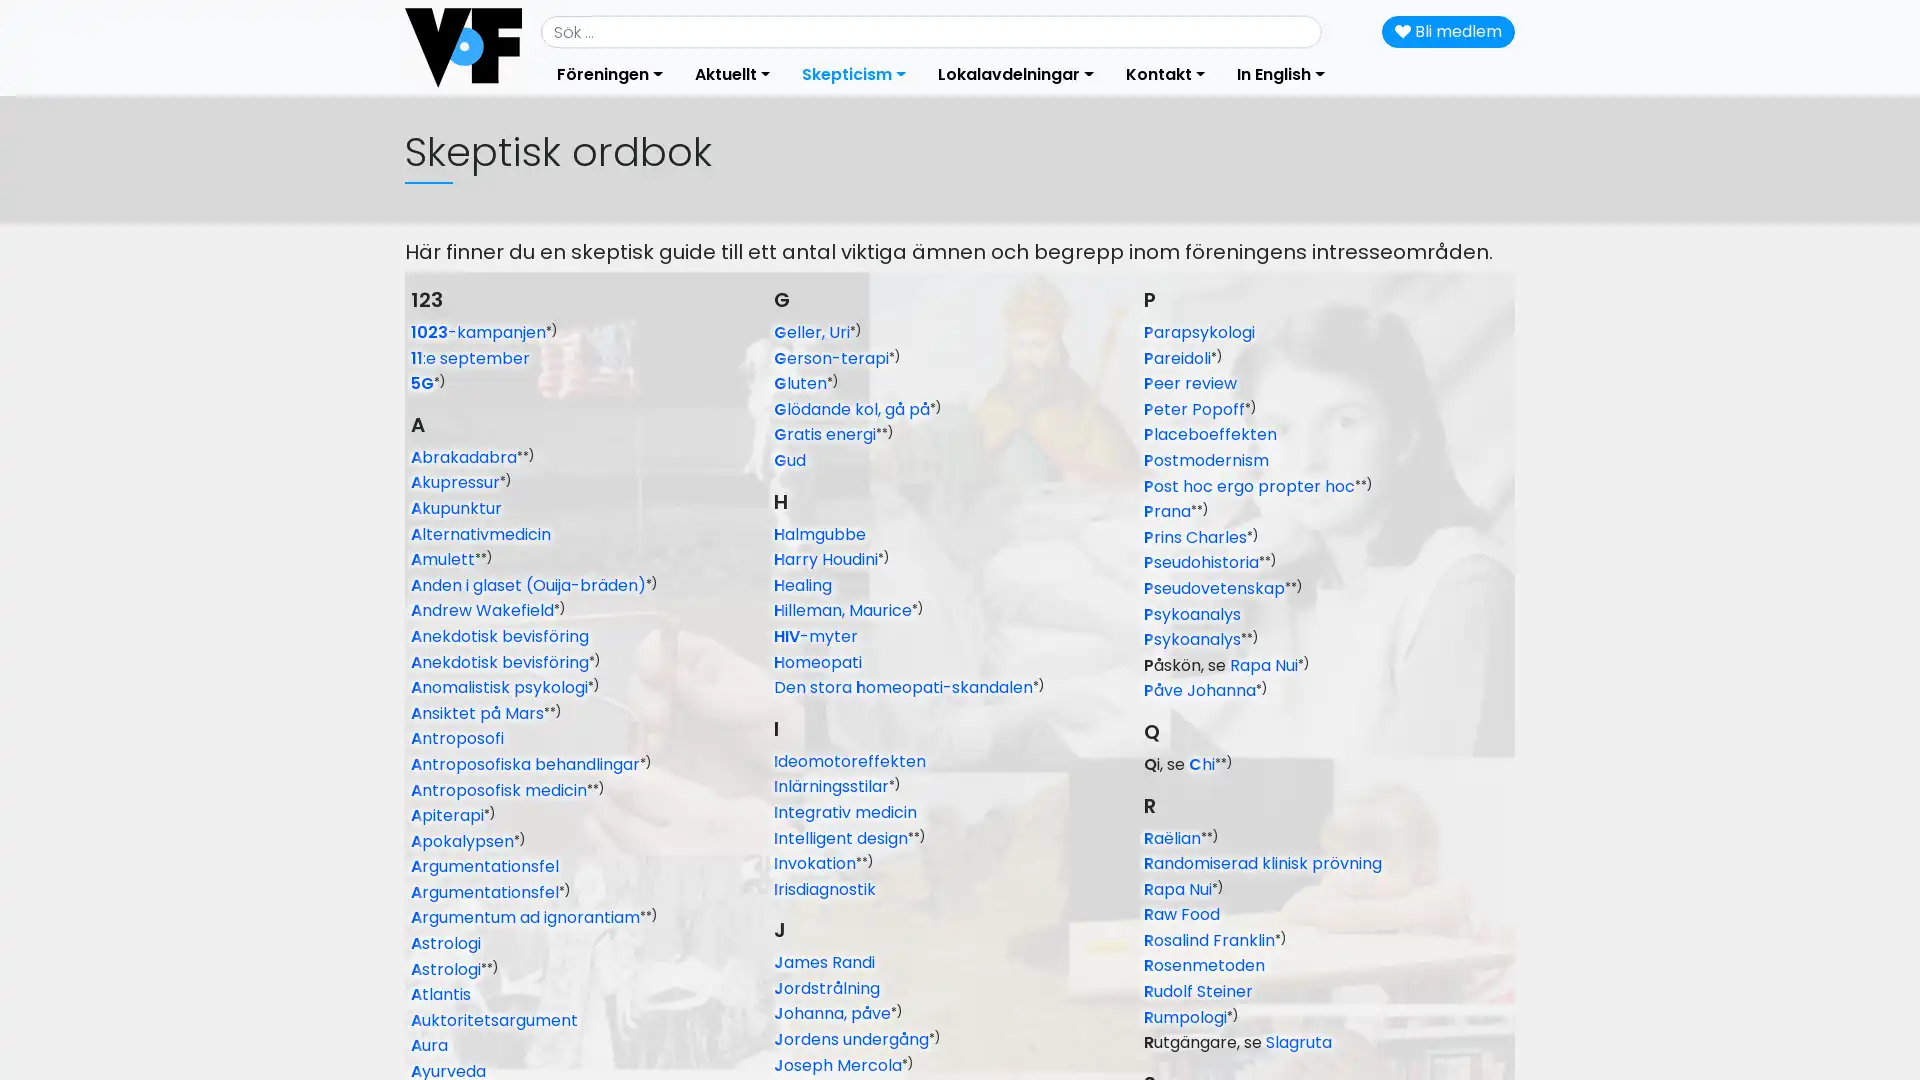 This screenshot has height=1080, width=1920. Describe the element at coordinates (1448, 31) in the screenshot. I see `Bli medlem` at that location.